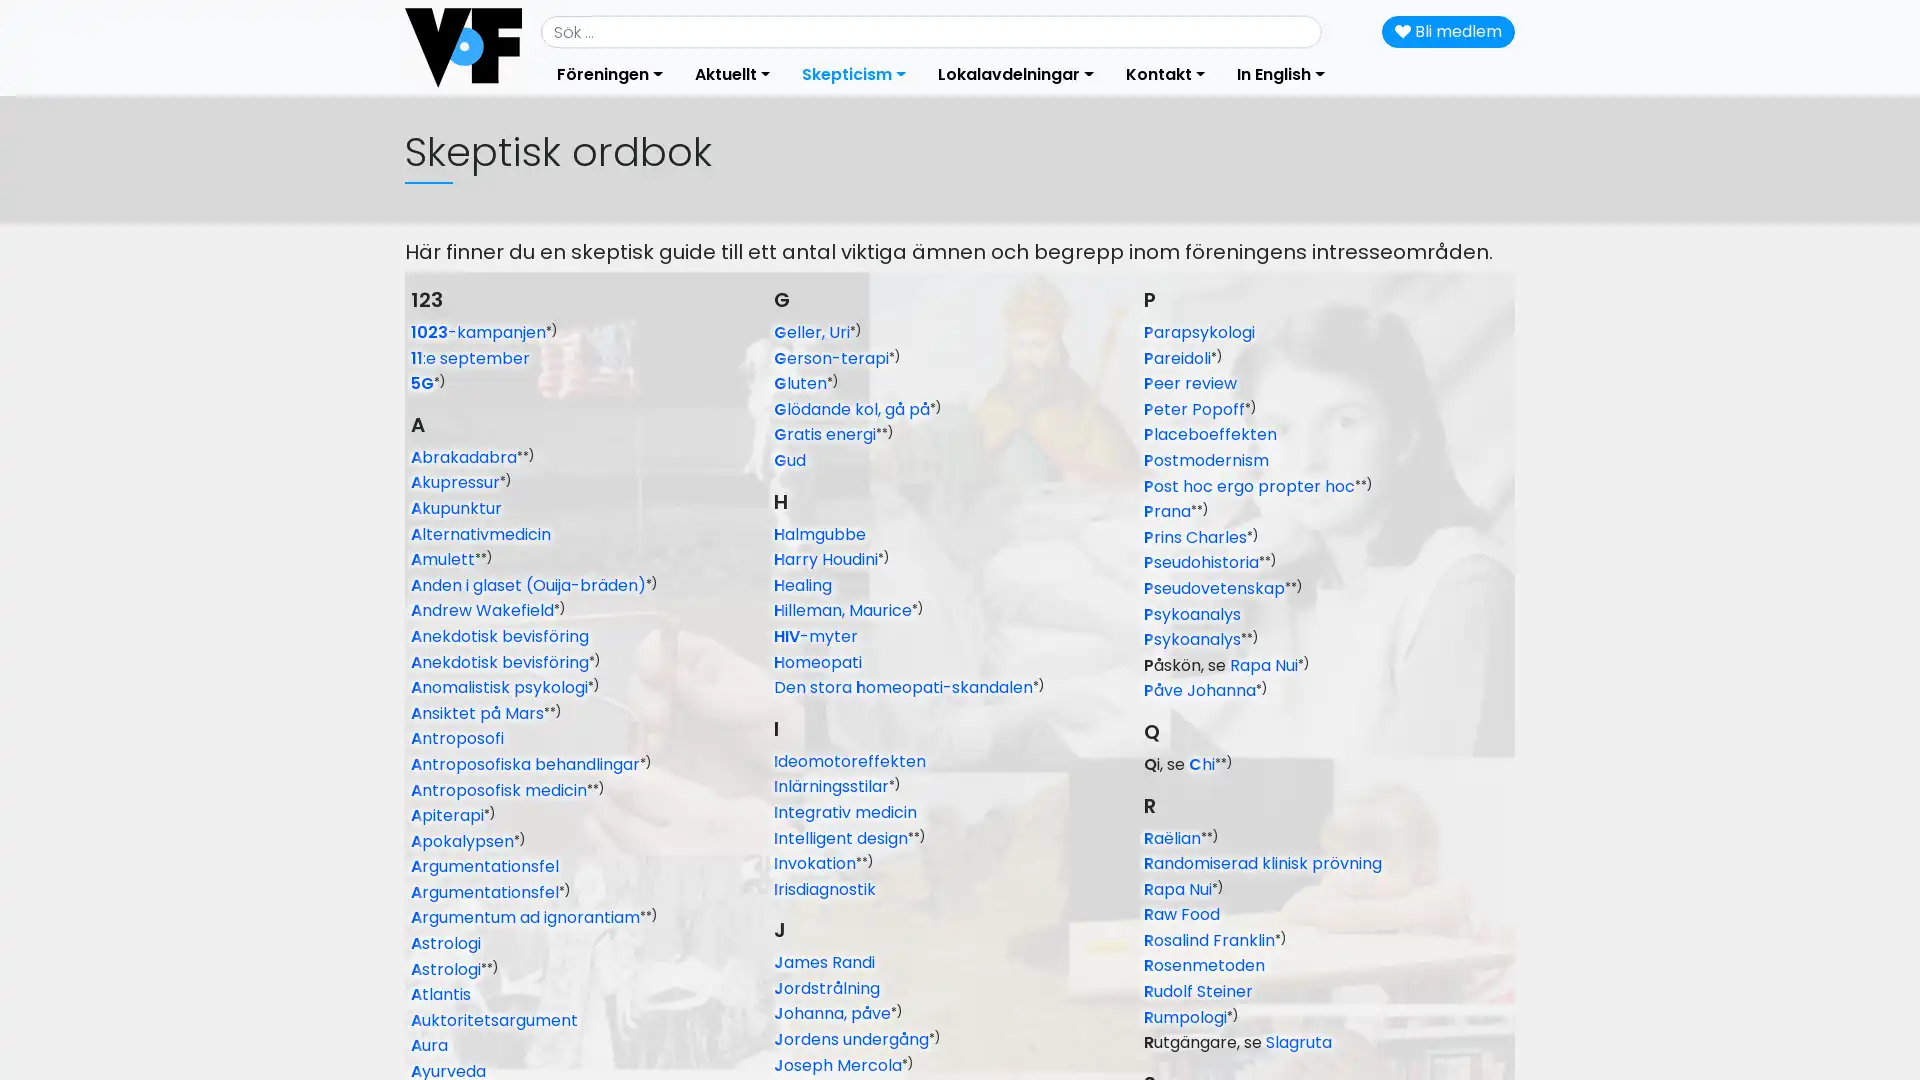 This screenshot has height=1080, width=1920. Describe the element at coordinates (1448, 31) in the screenshot. I see `Bli medlem` at that location.